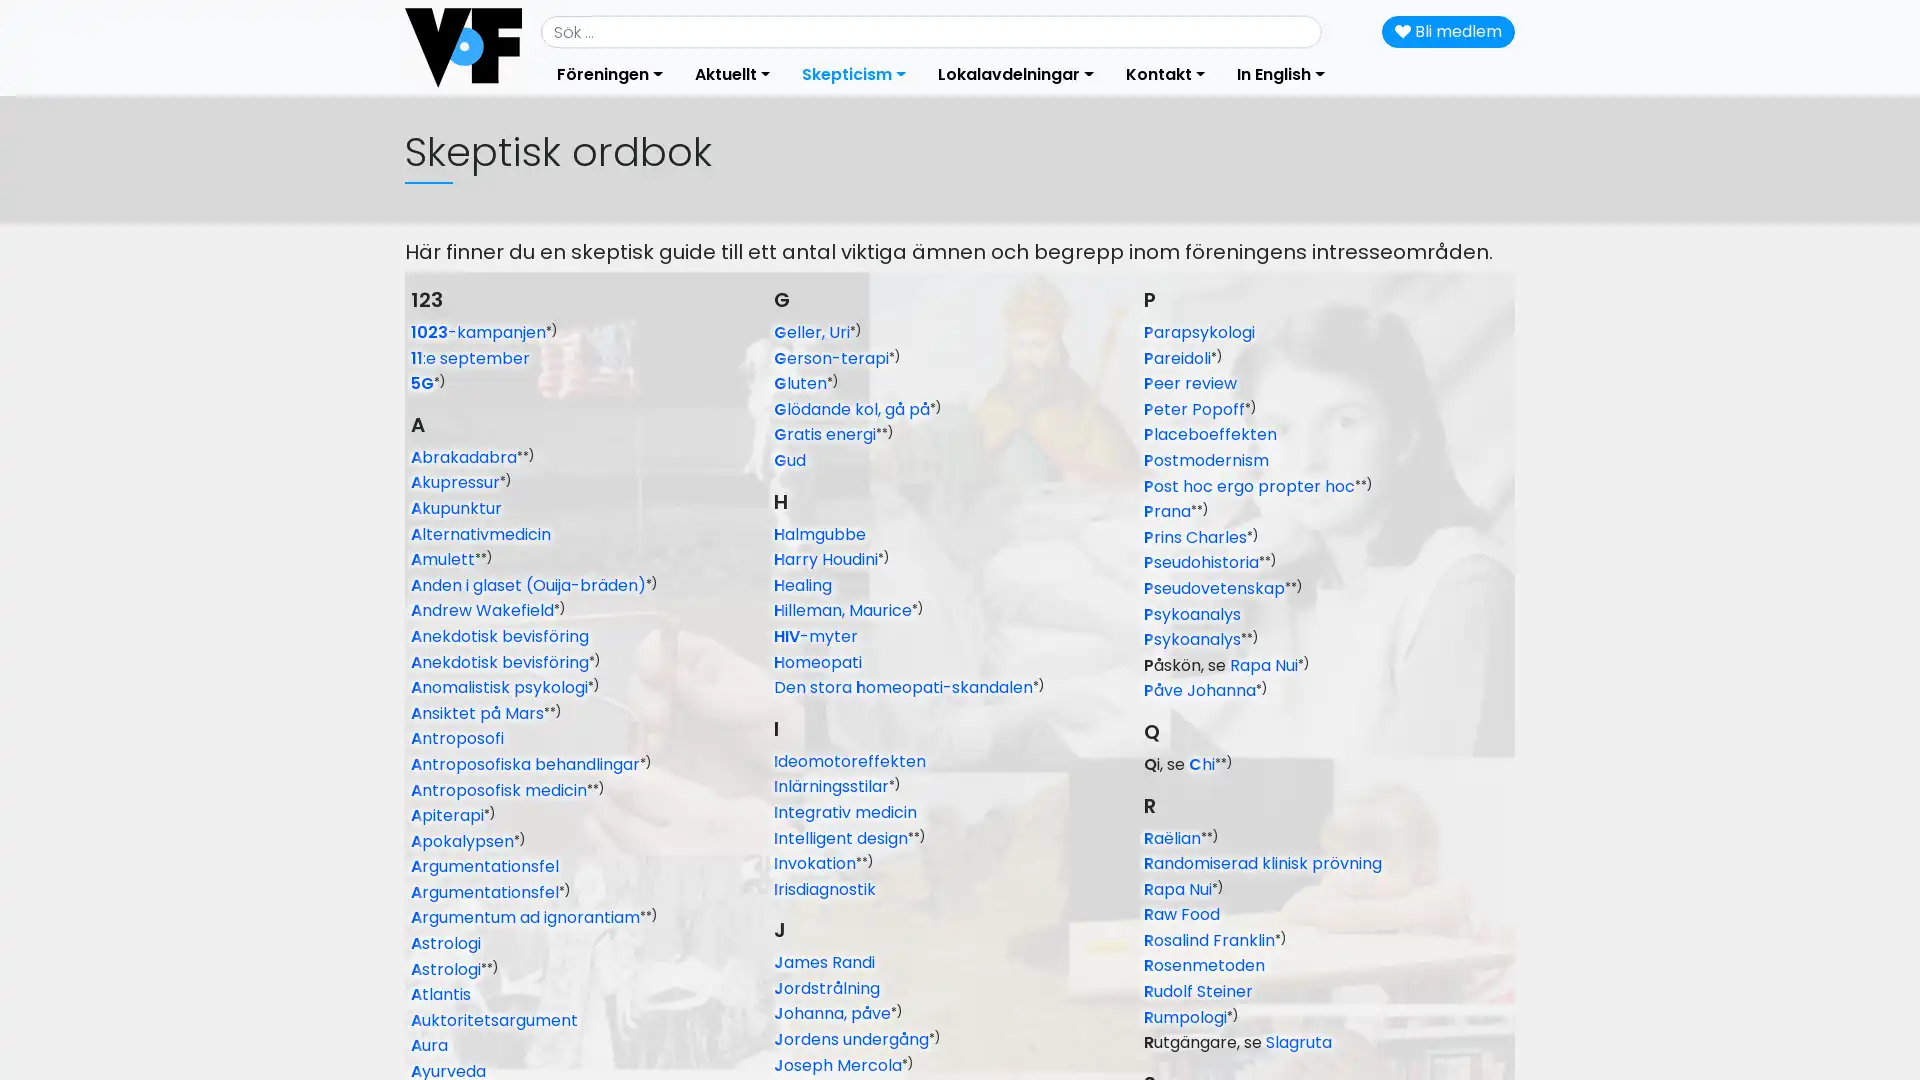 This screenshot has height=1080, width=1920. Describe the element at coordinates (1448, 31) in the screenshot. I see `Bli medlem` at that location.